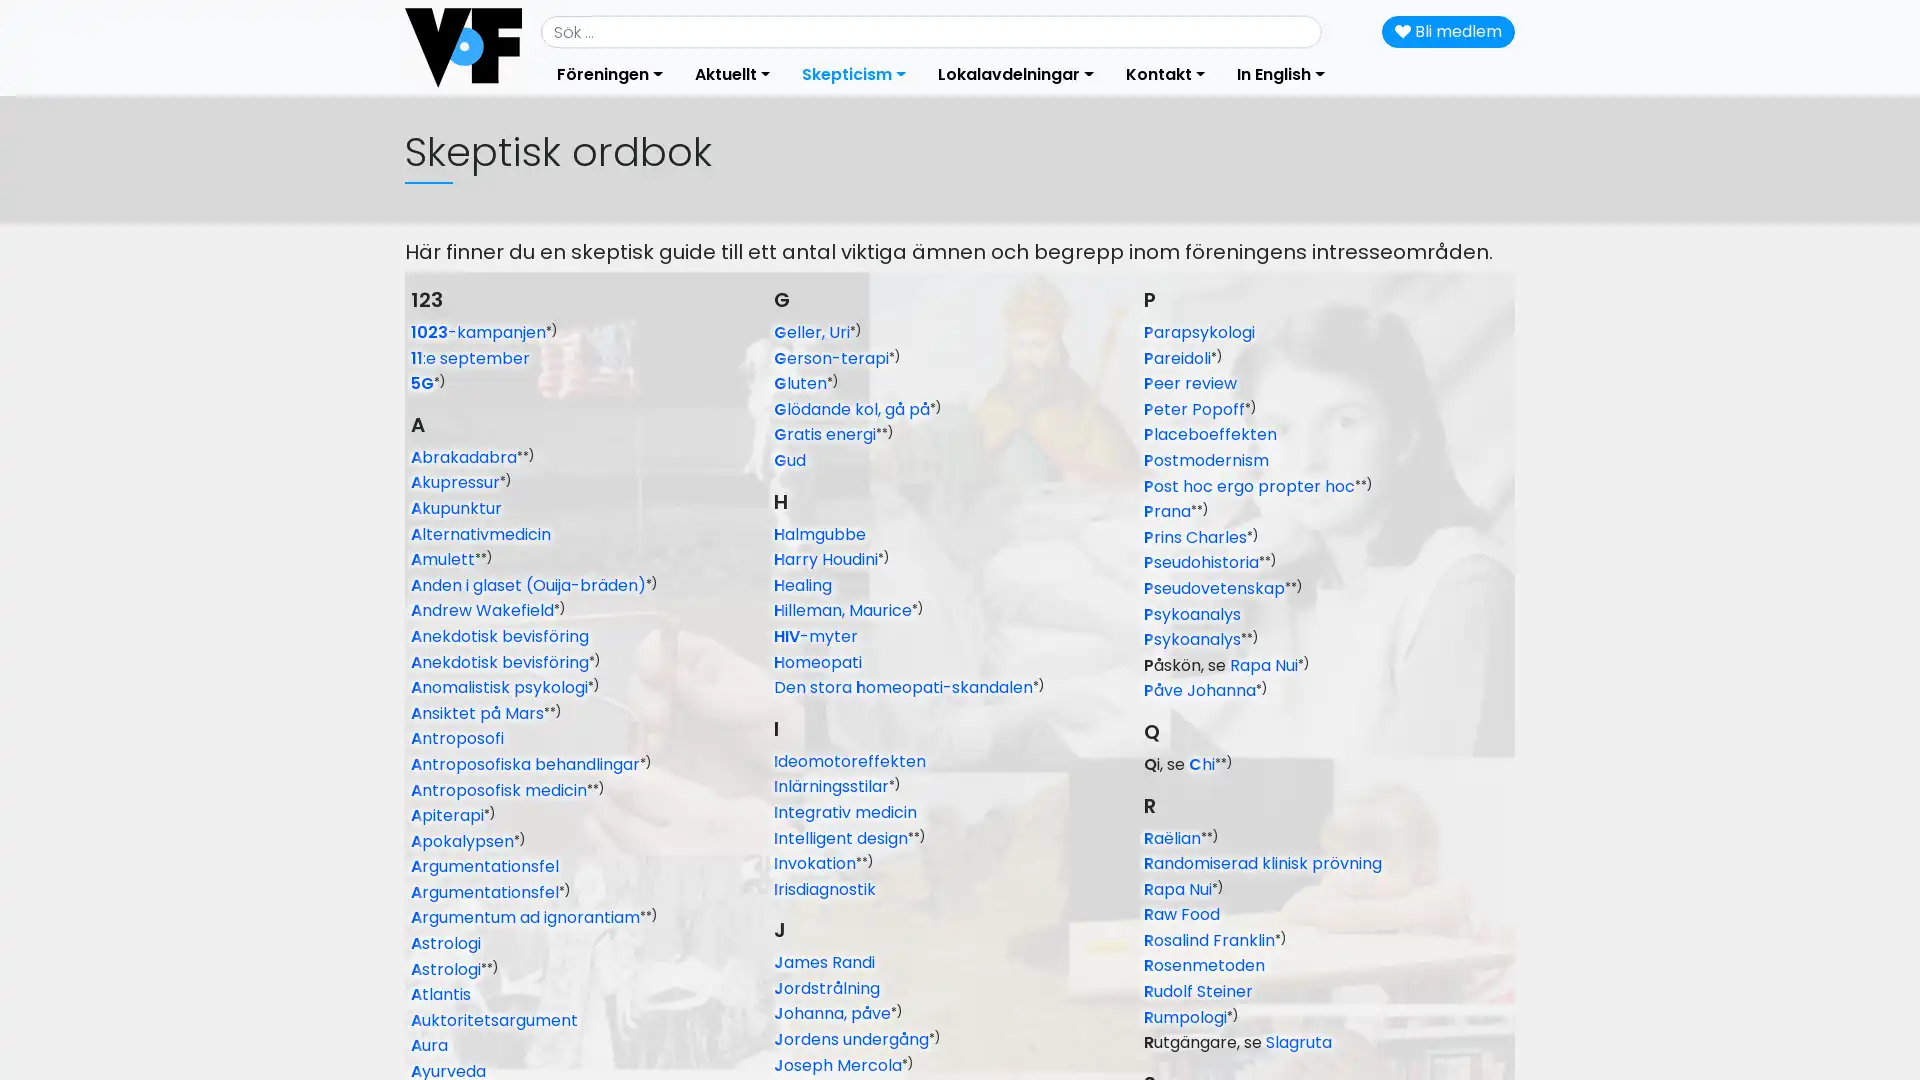 This screenshot has height=1080, width=1920. Describe the element at coordinates (1448, 31) in the screenshot. I see `Bli medlem` at that location.